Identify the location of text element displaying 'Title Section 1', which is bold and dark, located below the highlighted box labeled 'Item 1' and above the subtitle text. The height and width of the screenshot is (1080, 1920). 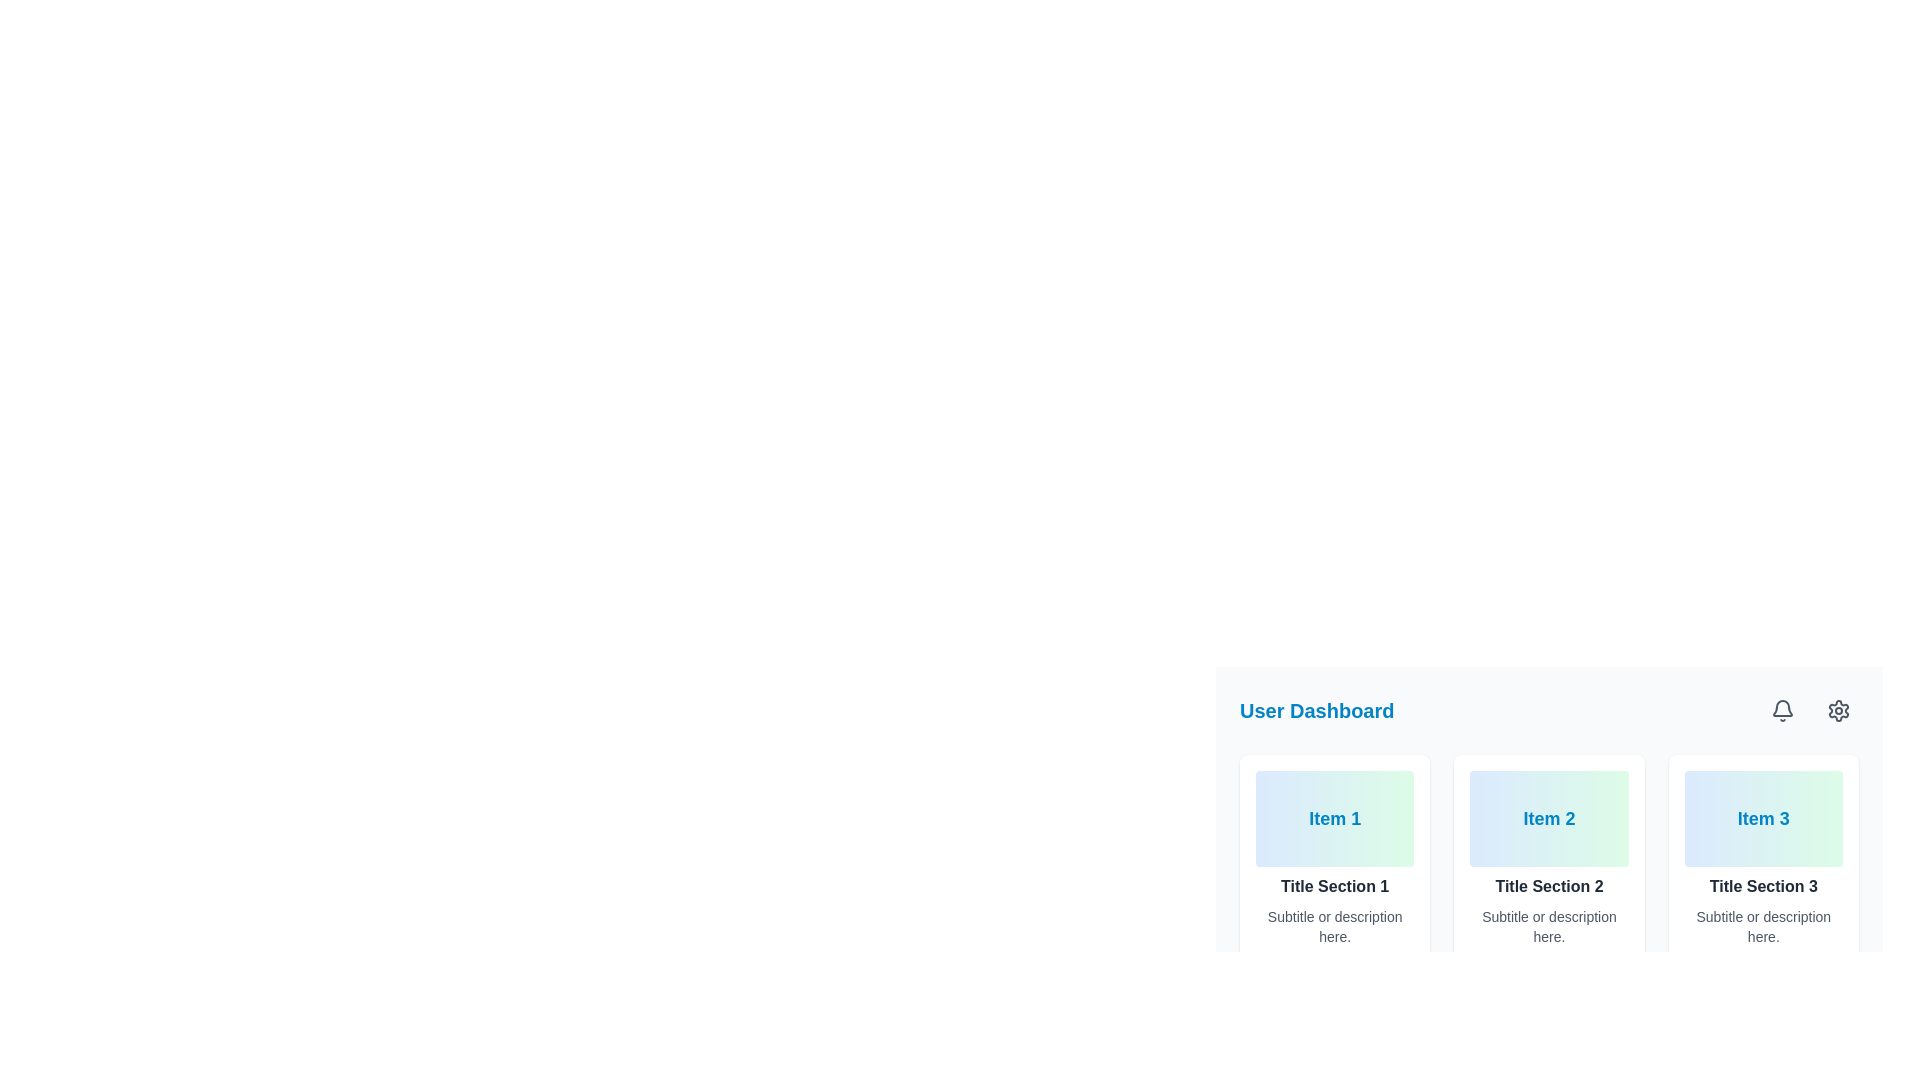
(1335, 886).